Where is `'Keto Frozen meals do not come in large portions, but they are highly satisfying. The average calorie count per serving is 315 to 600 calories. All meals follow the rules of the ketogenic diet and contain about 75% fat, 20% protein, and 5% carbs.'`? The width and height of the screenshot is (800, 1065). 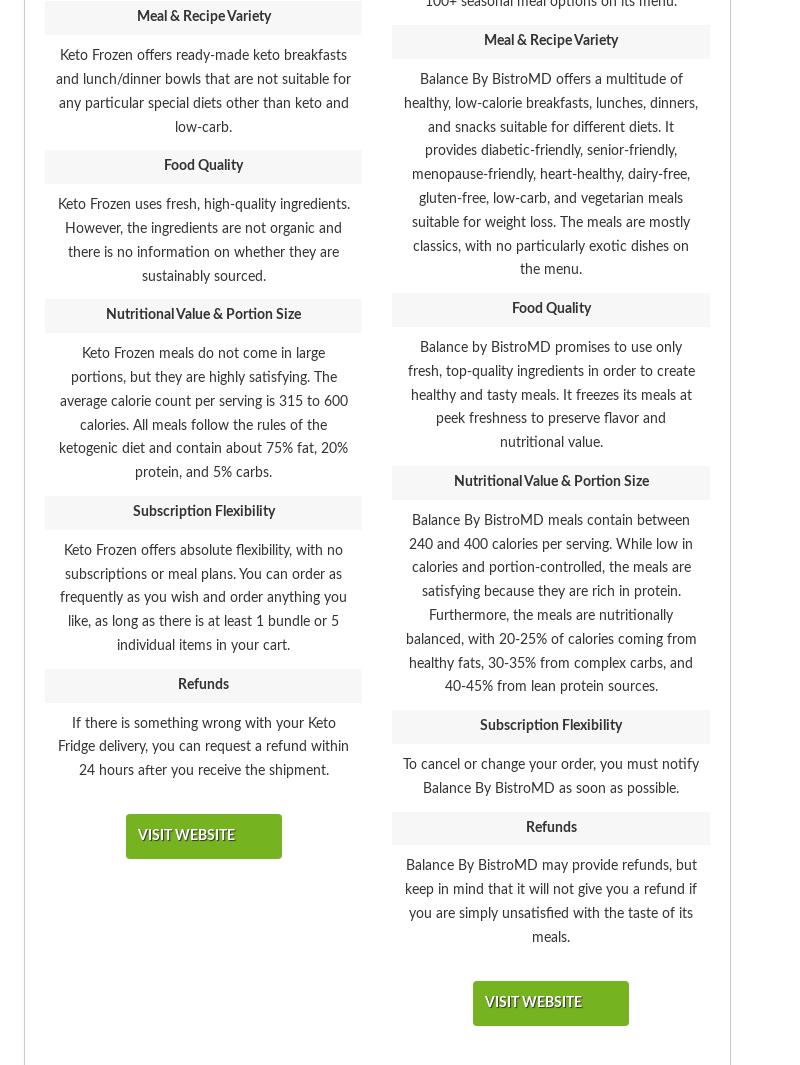 'Keto Frozen meals do not come in large portions, but they are highly satisfying. The average calorie count per serving is 315 to 600 calories. All meals follow the rules of the ketogenic diet and contain about 75% fat, 20% protein, and 5% carbs.' is located at coordinates (203, 412).